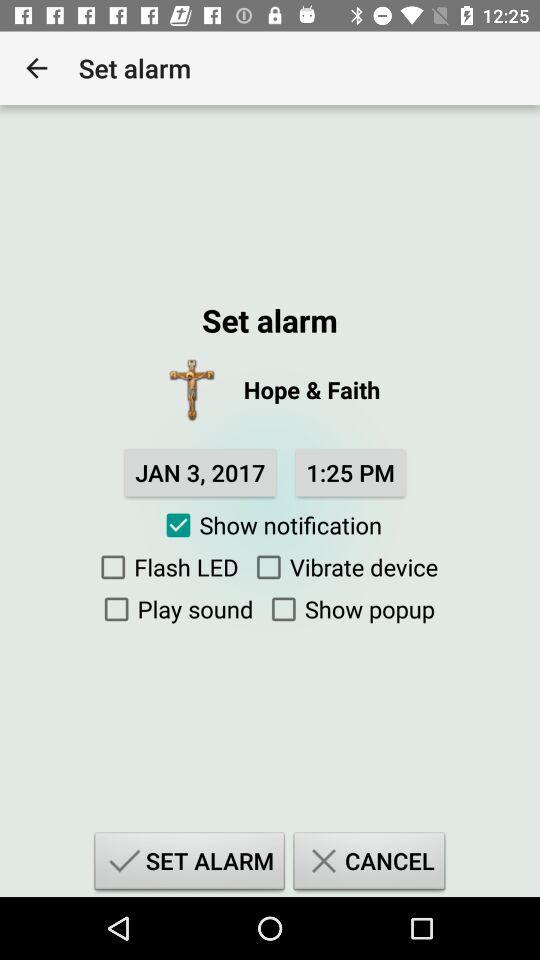 The width and height of the screenshot is (540, 960). What do you see at coordinates (164, 567) in the screenshot?
I see `the icon next to vibrate device item` at bounding box center [164, 567].